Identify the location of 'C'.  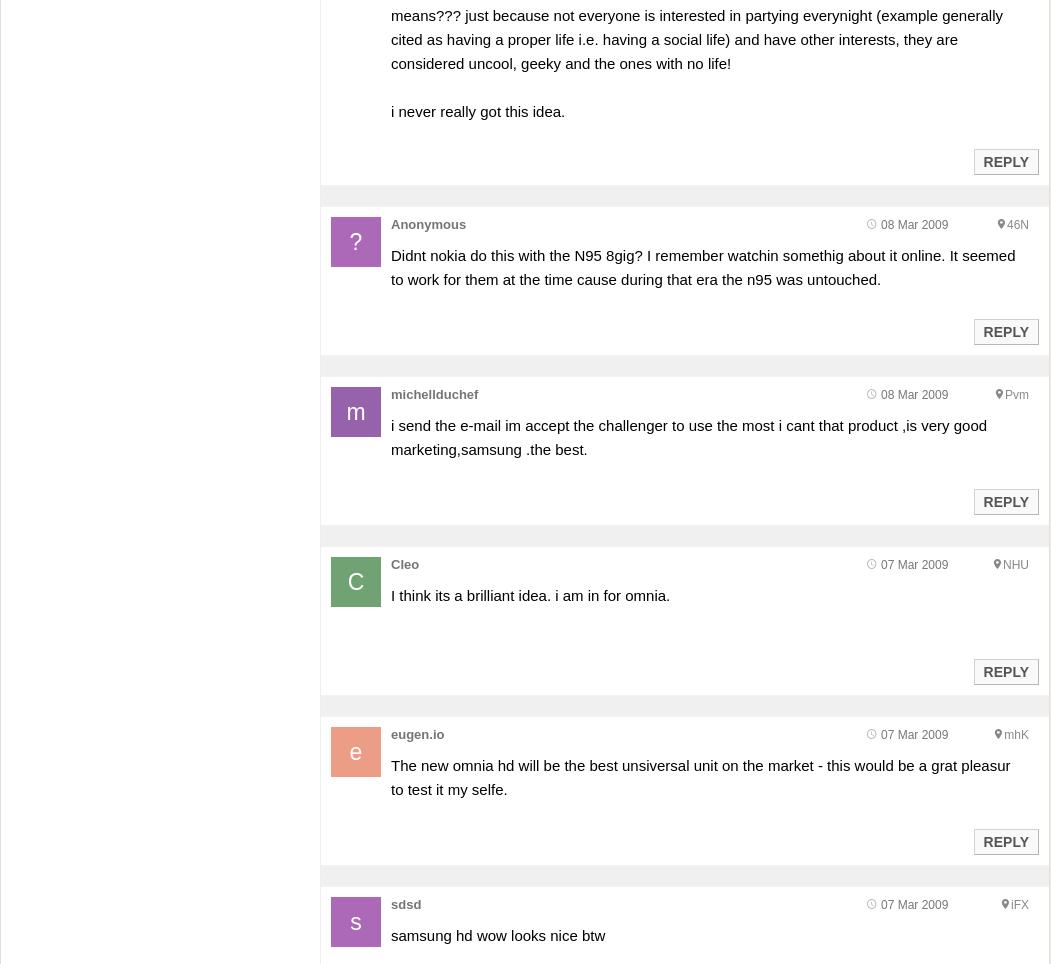
(347, 580).